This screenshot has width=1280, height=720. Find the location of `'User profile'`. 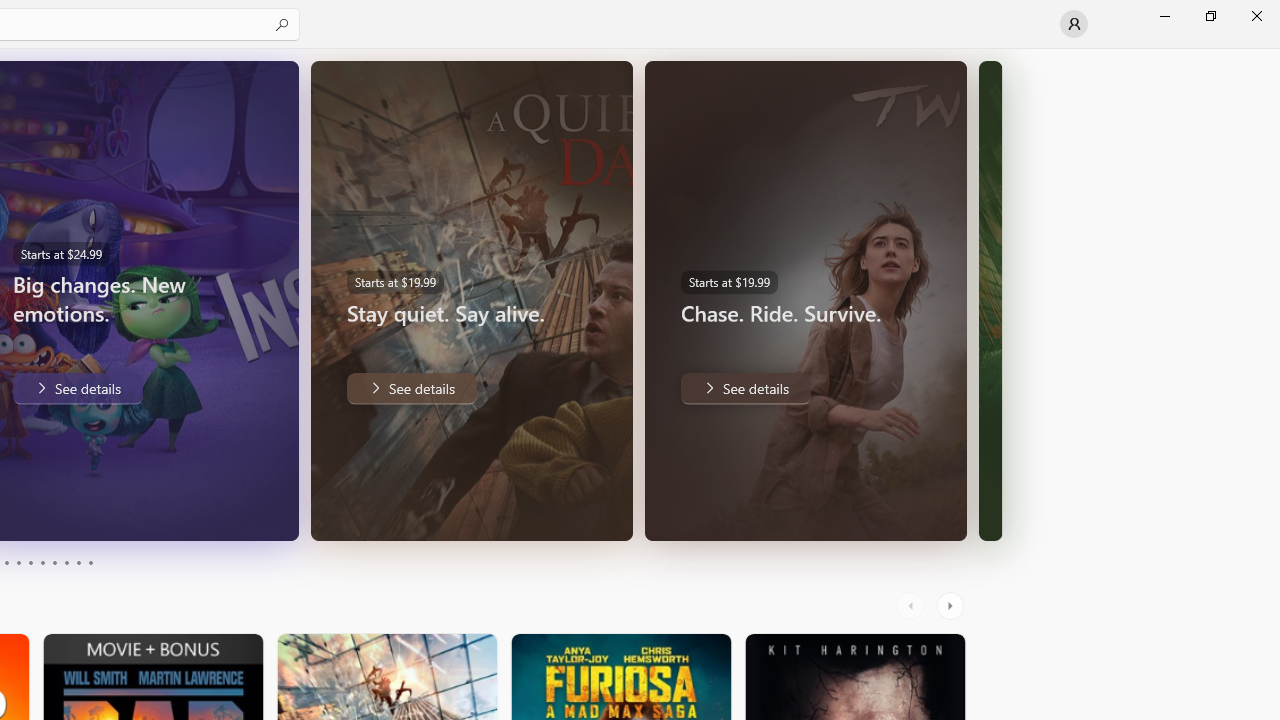

'User profile' is located at coordinates (1072, 24).